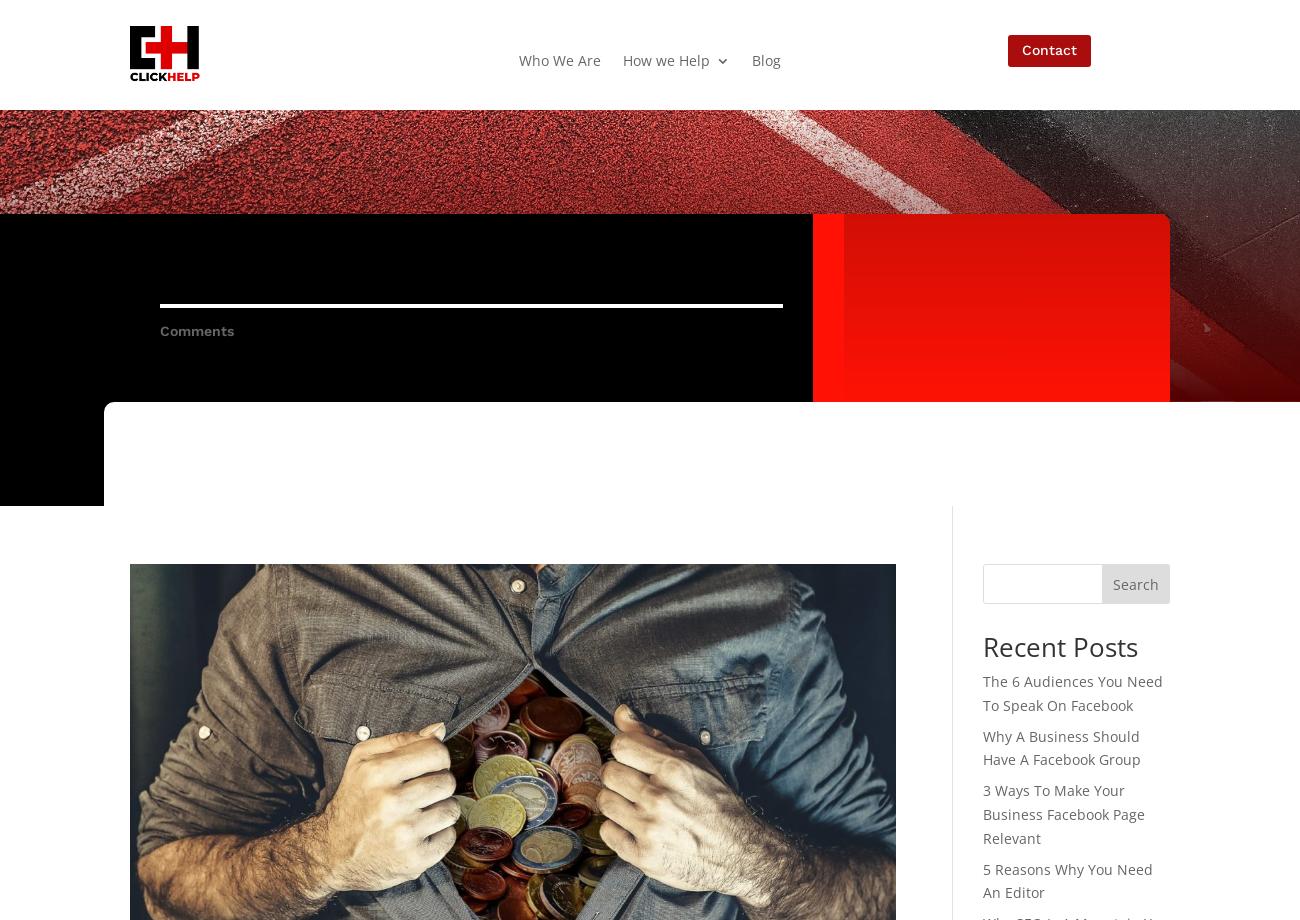 The image size is (1300, 920). What do you see at coordinates (981, 747) in the screenshot?
I see `'Why A Business Should Have A Facebook Group'` at bounding box center [981, 747].